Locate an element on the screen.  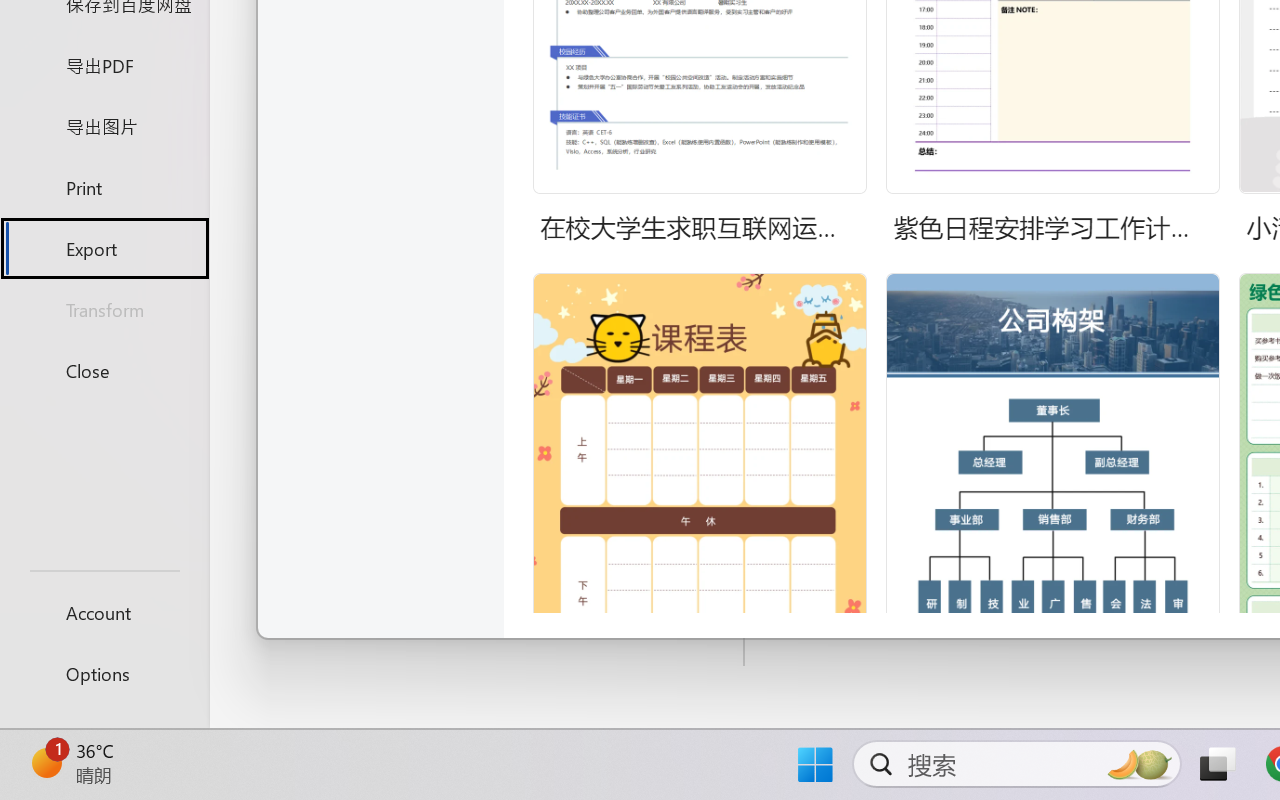
'Transform' is located at coordinates (103, 308).